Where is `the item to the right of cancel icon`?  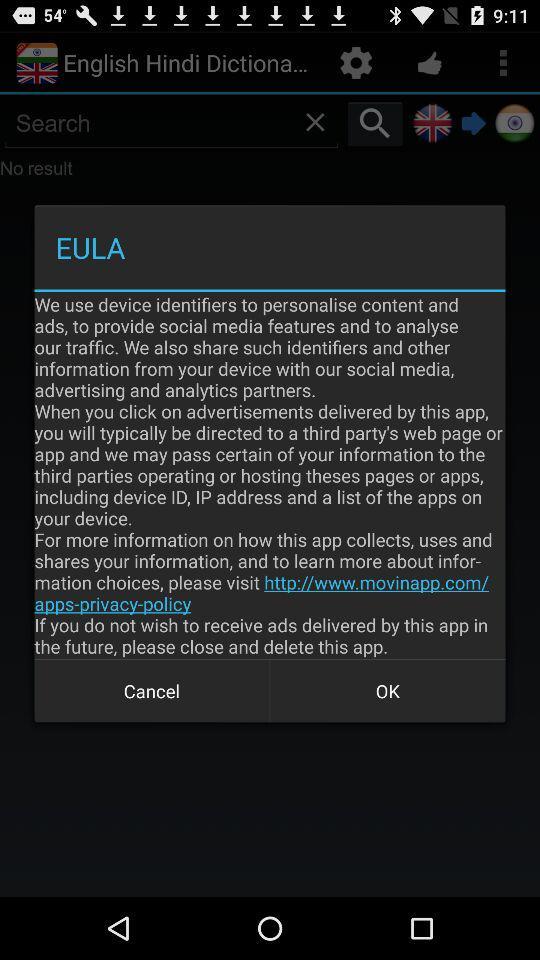 the item to the right of cancel icon is located at coordinates (387, 691).